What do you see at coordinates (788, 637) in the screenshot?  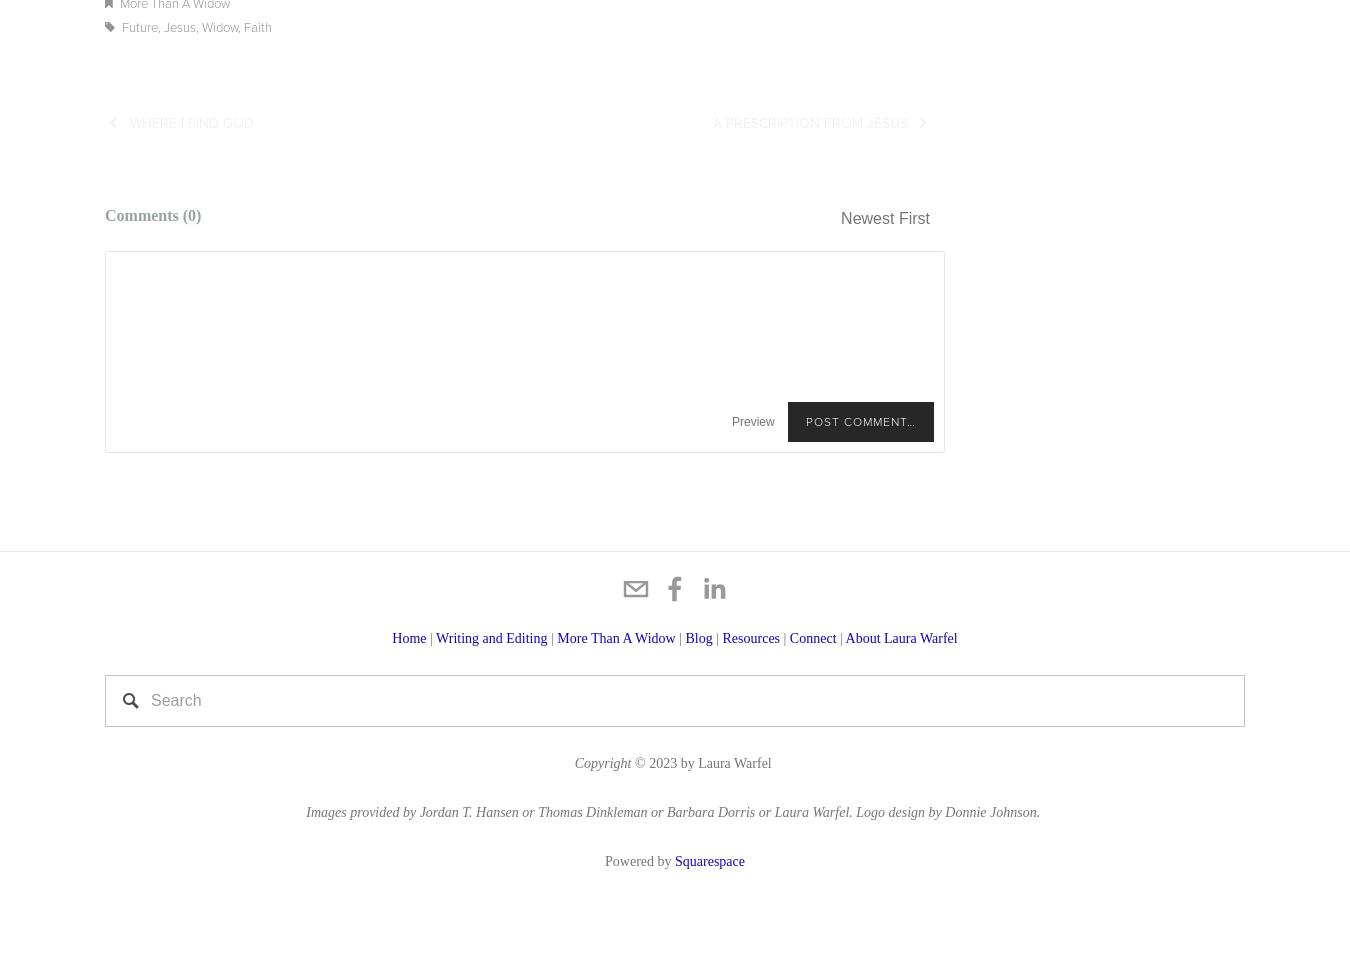 I see `'Connect'` at bounding box center [788, 637].